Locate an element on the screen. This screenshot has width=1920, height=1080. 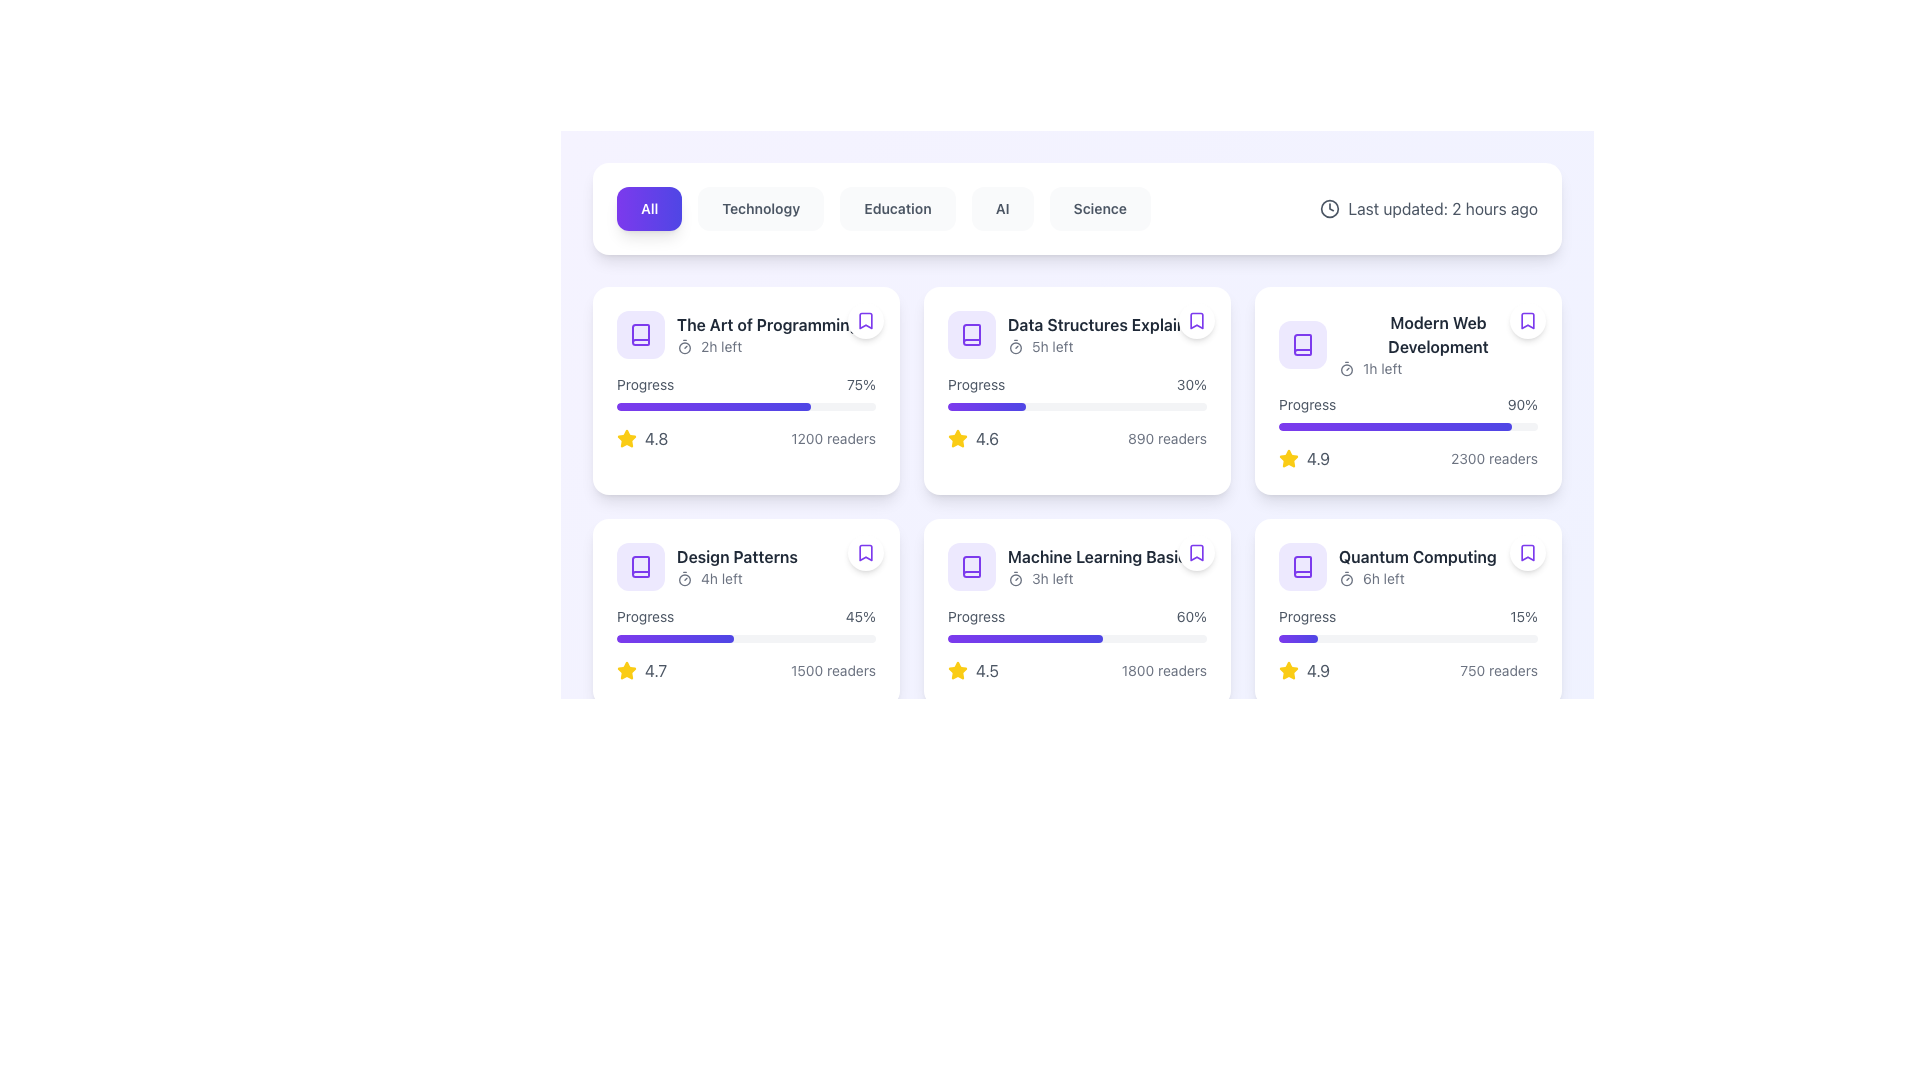
the bookmark icon button located in the top-right corner of the 'Machine Learning Basics' card to bookmark the item for later reference is located at coordinates (1196, 552).